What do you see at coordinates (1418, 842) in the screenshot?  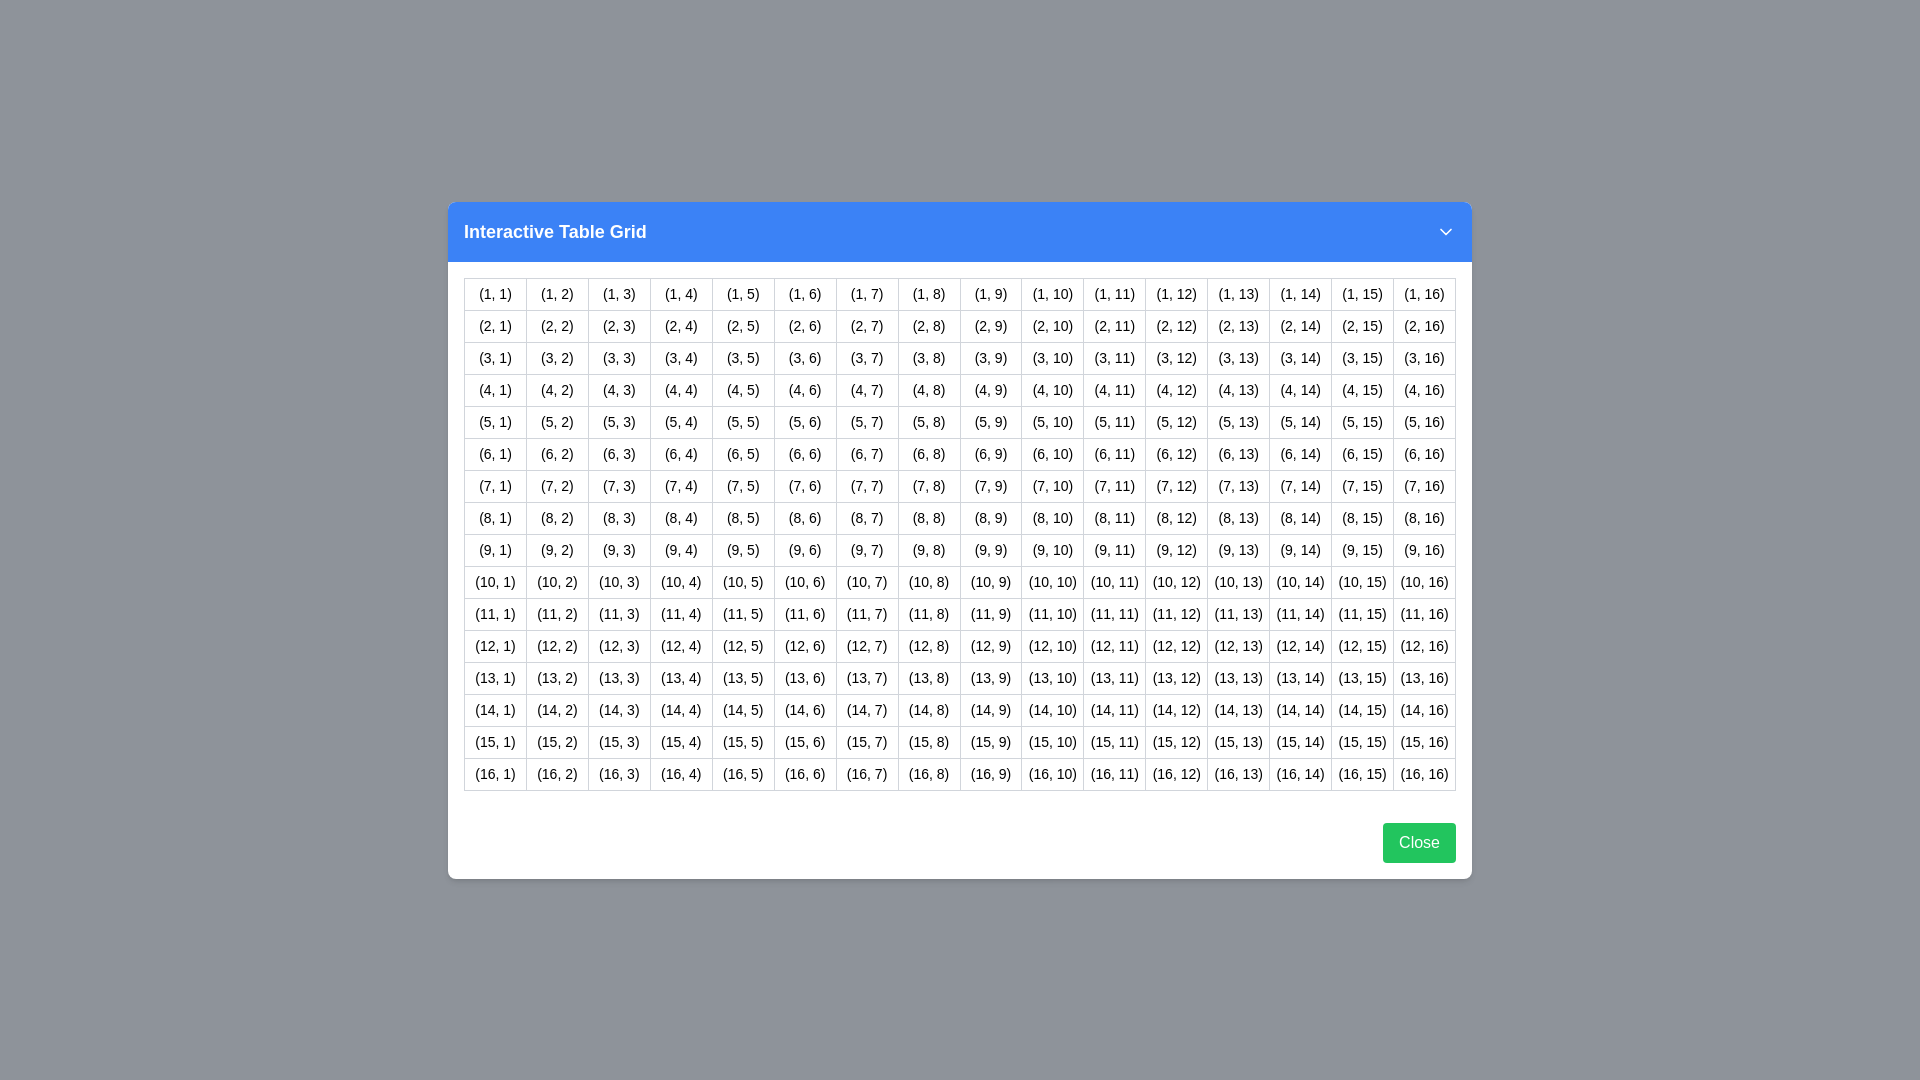 I see `the close button in the dialog footer` at bounding box center [1418, 842].